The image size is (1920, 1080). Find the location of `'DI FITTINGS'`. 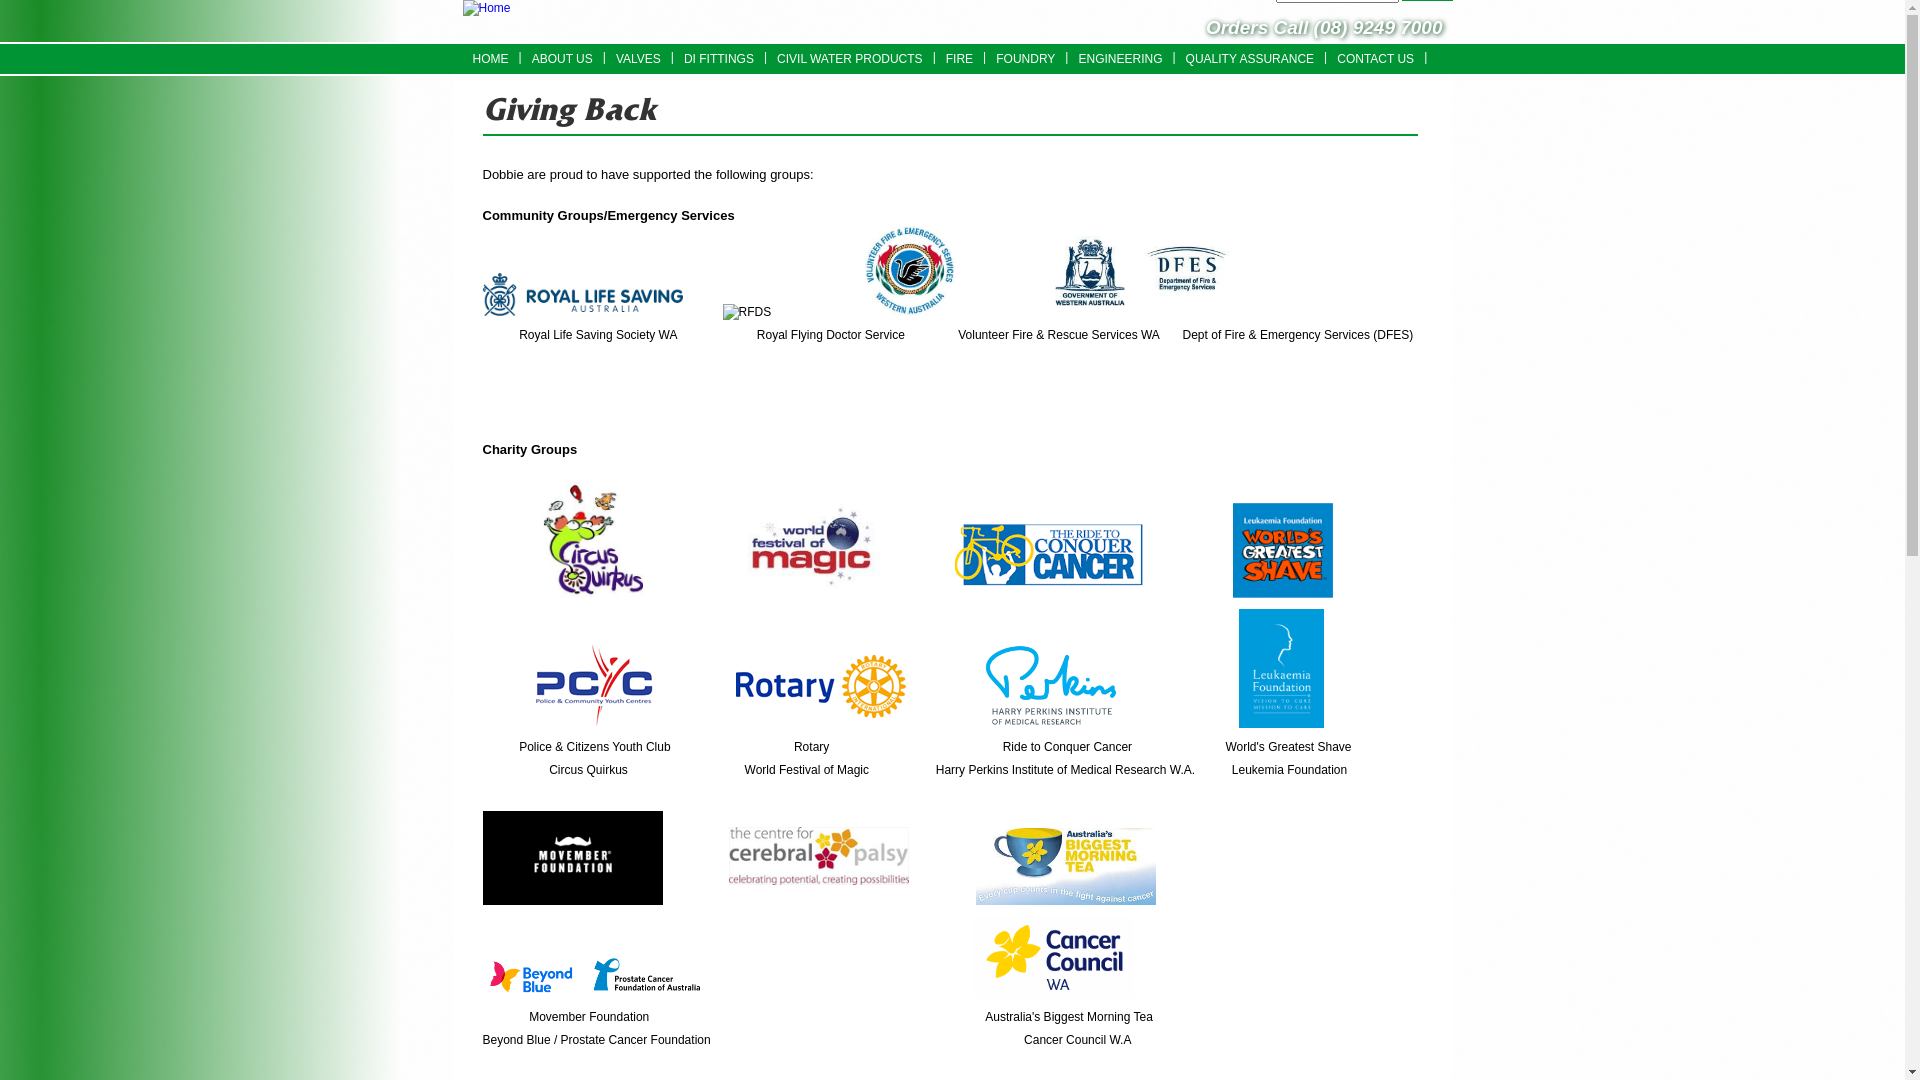

'DI FITTINGS' is located at coordinates (719, 58).